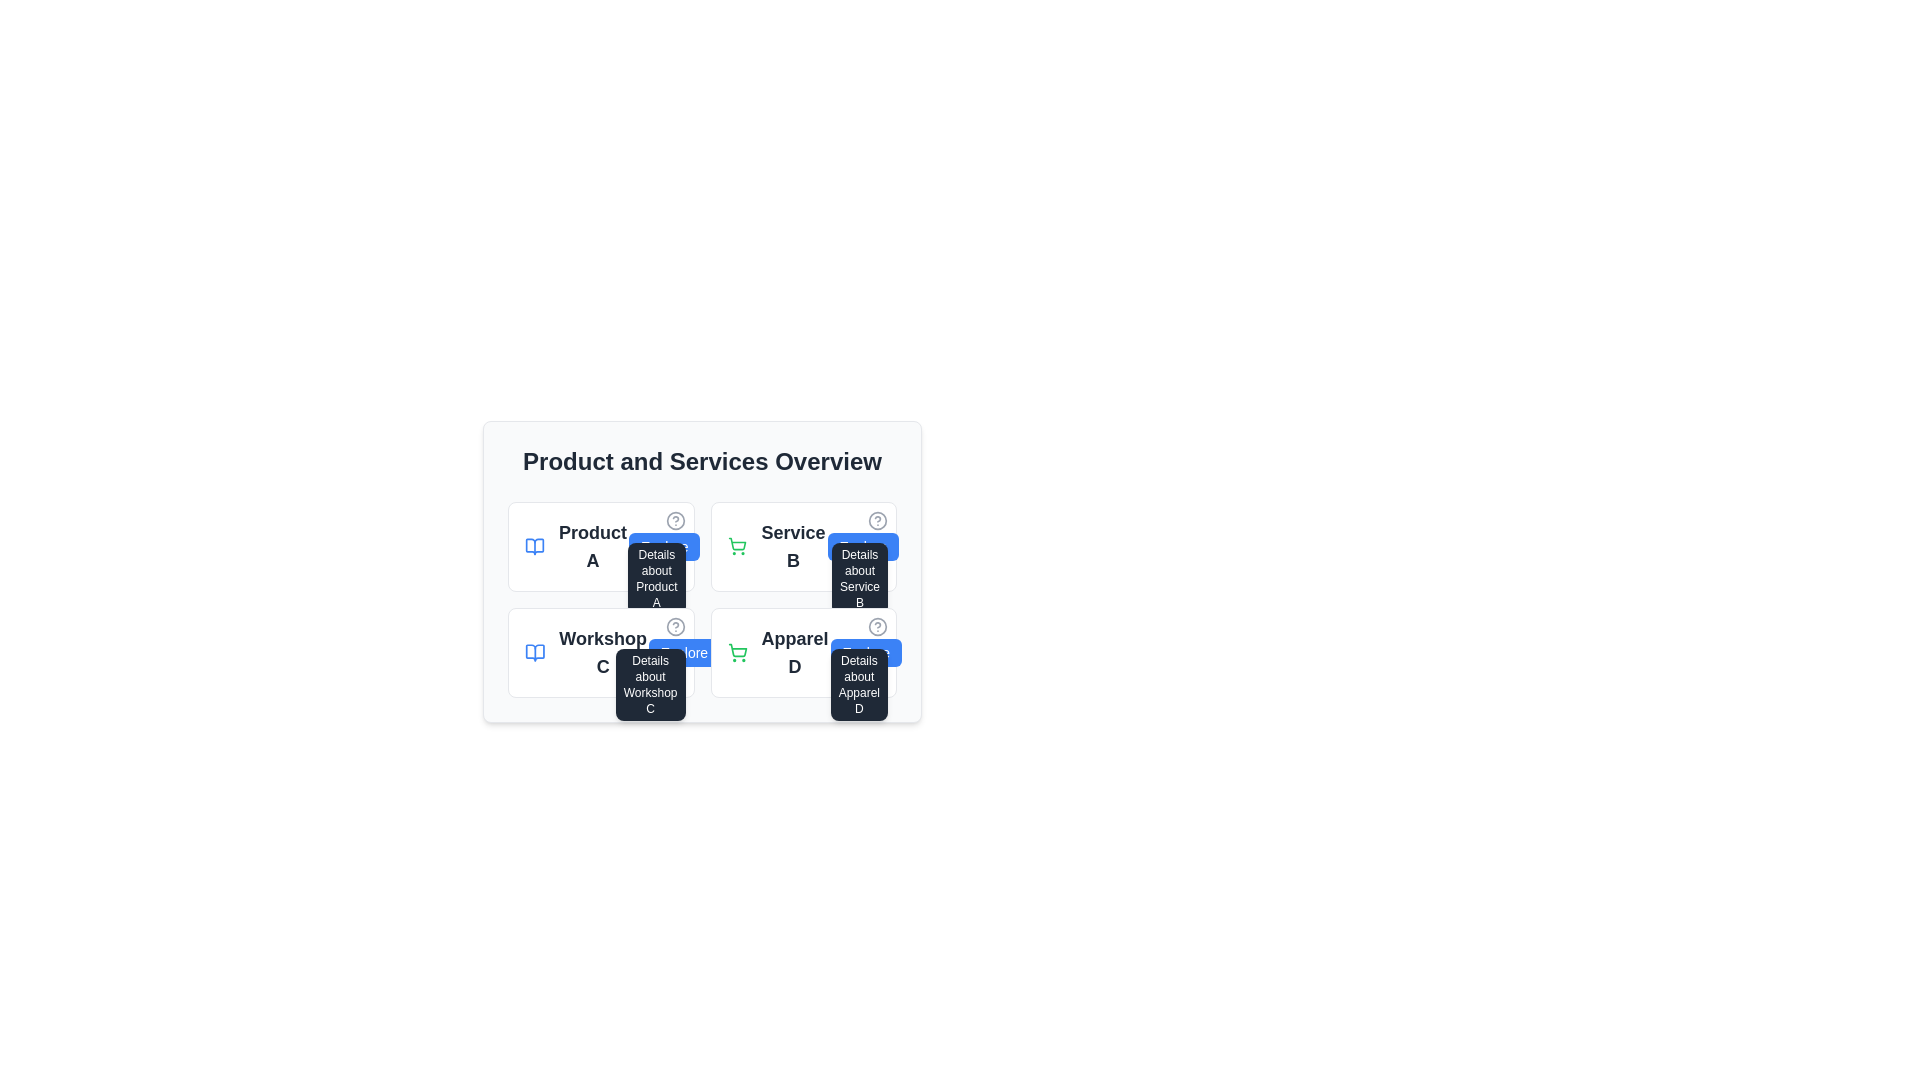 The width and height of the screenshot is (1920, 1080). Describe the element at coordinates (702, 599) in the screenshot. I see `details presented in the 'Workshop C' card layout located in the bottom-left position of the grid layout under the 'Product and Services Overview' header` at that location.